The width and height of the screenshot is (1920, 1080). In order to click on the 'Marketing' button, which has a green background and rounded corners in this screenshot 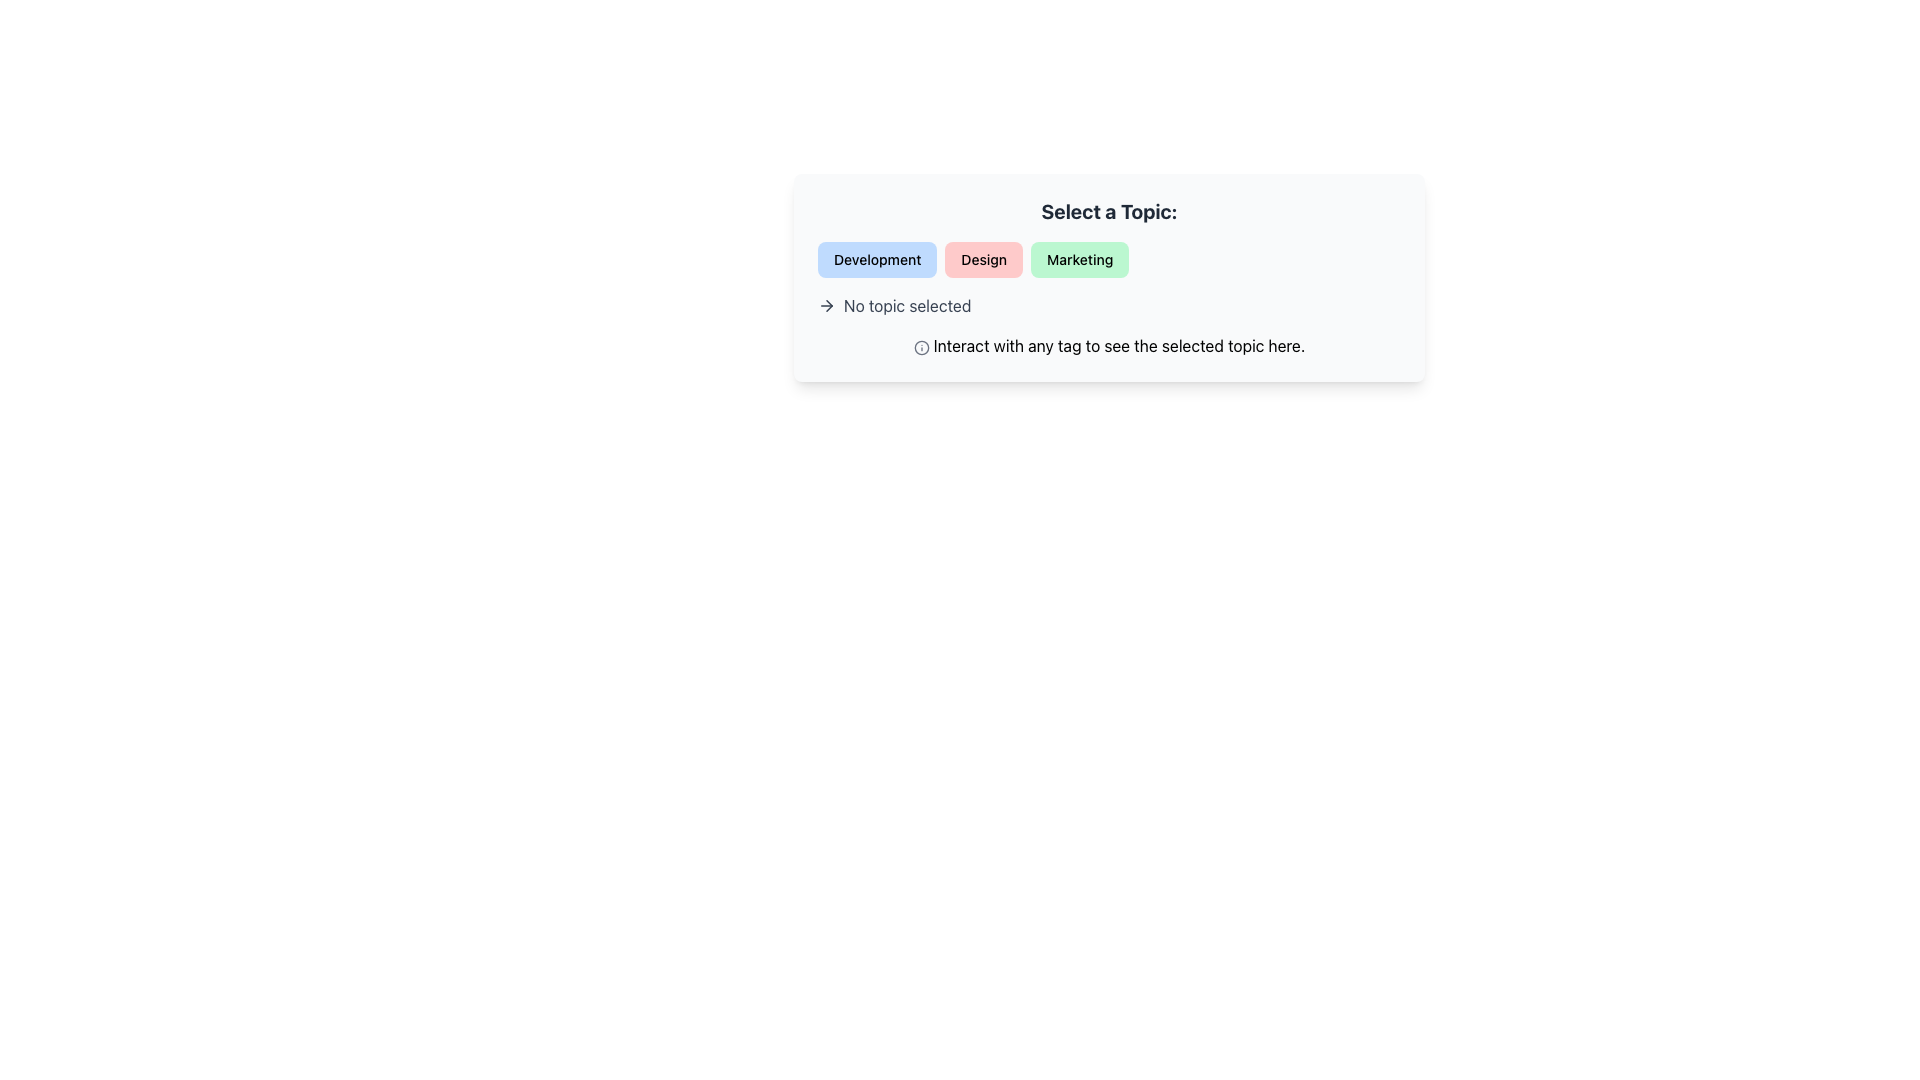, I will do `click(1079, 258)`.